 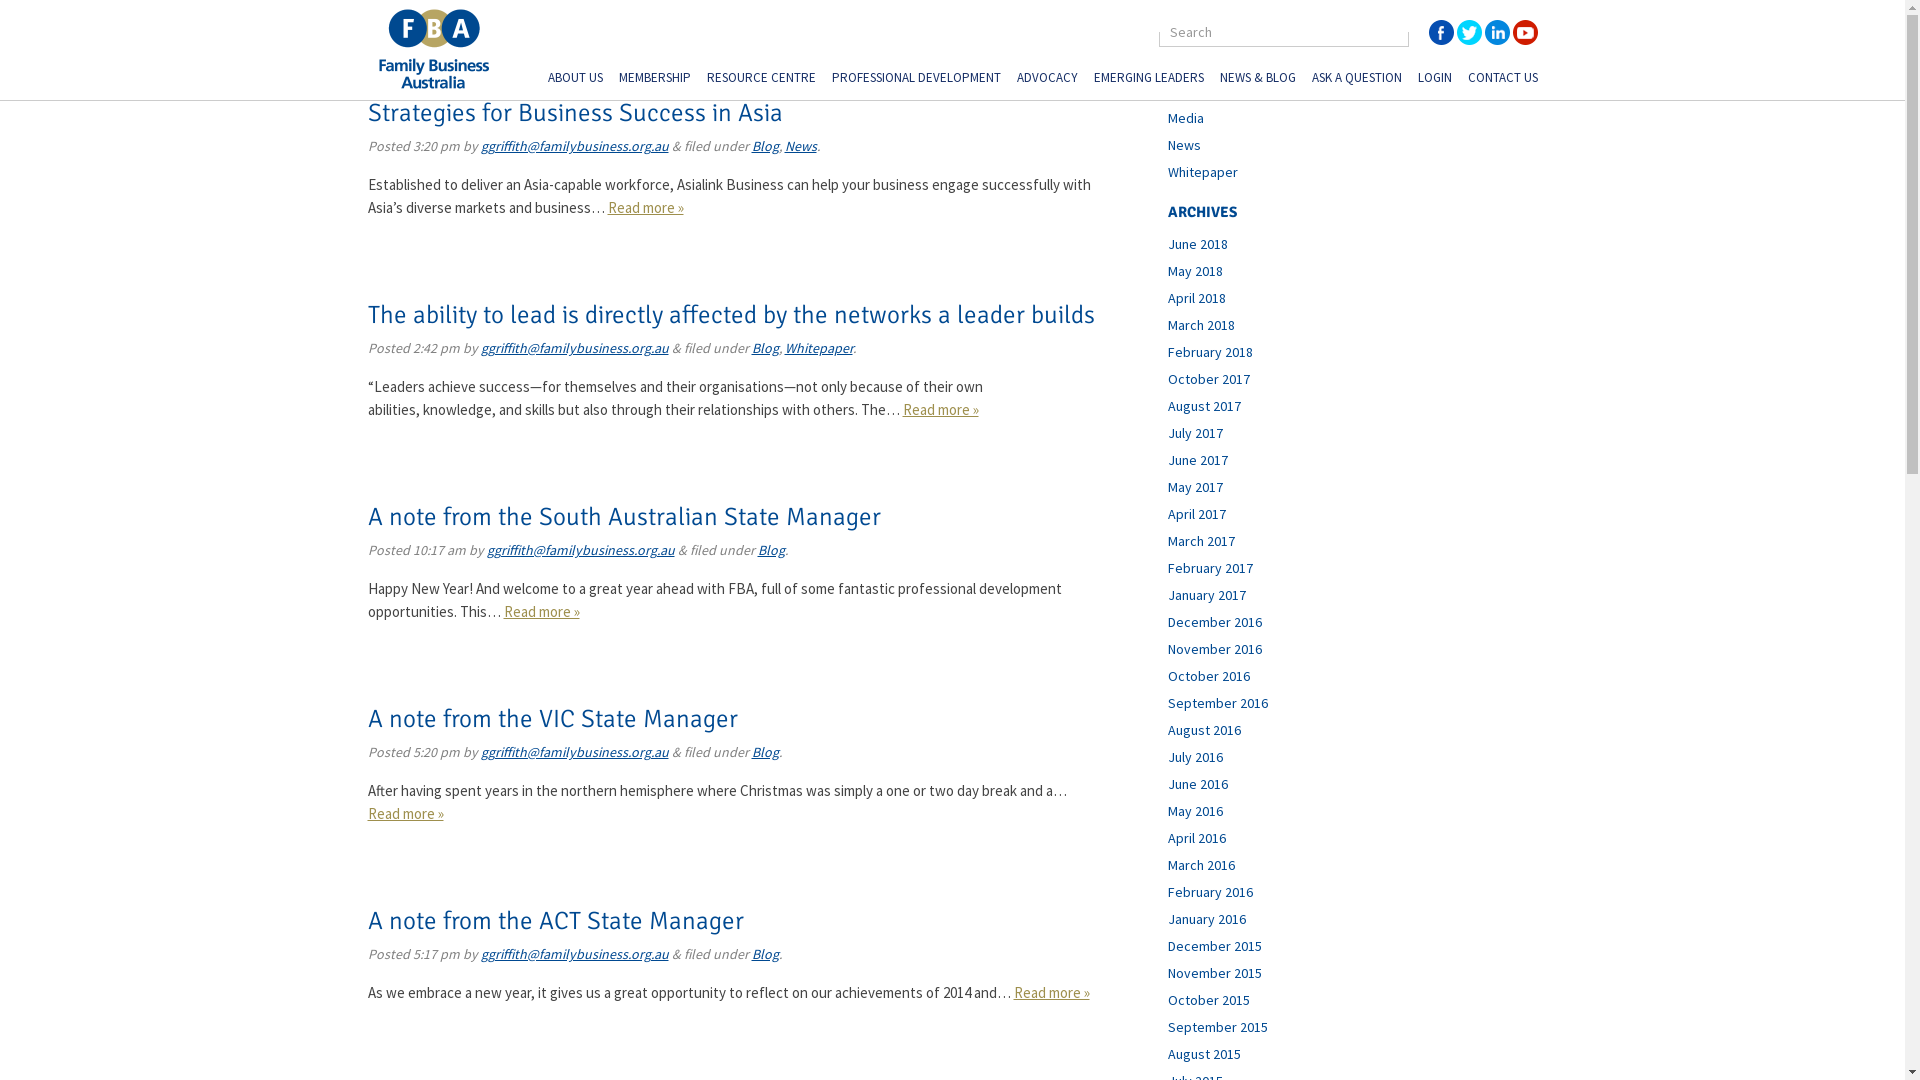 I want to click on 'RESOURCE CENTRE', so click(x=759, y=79).